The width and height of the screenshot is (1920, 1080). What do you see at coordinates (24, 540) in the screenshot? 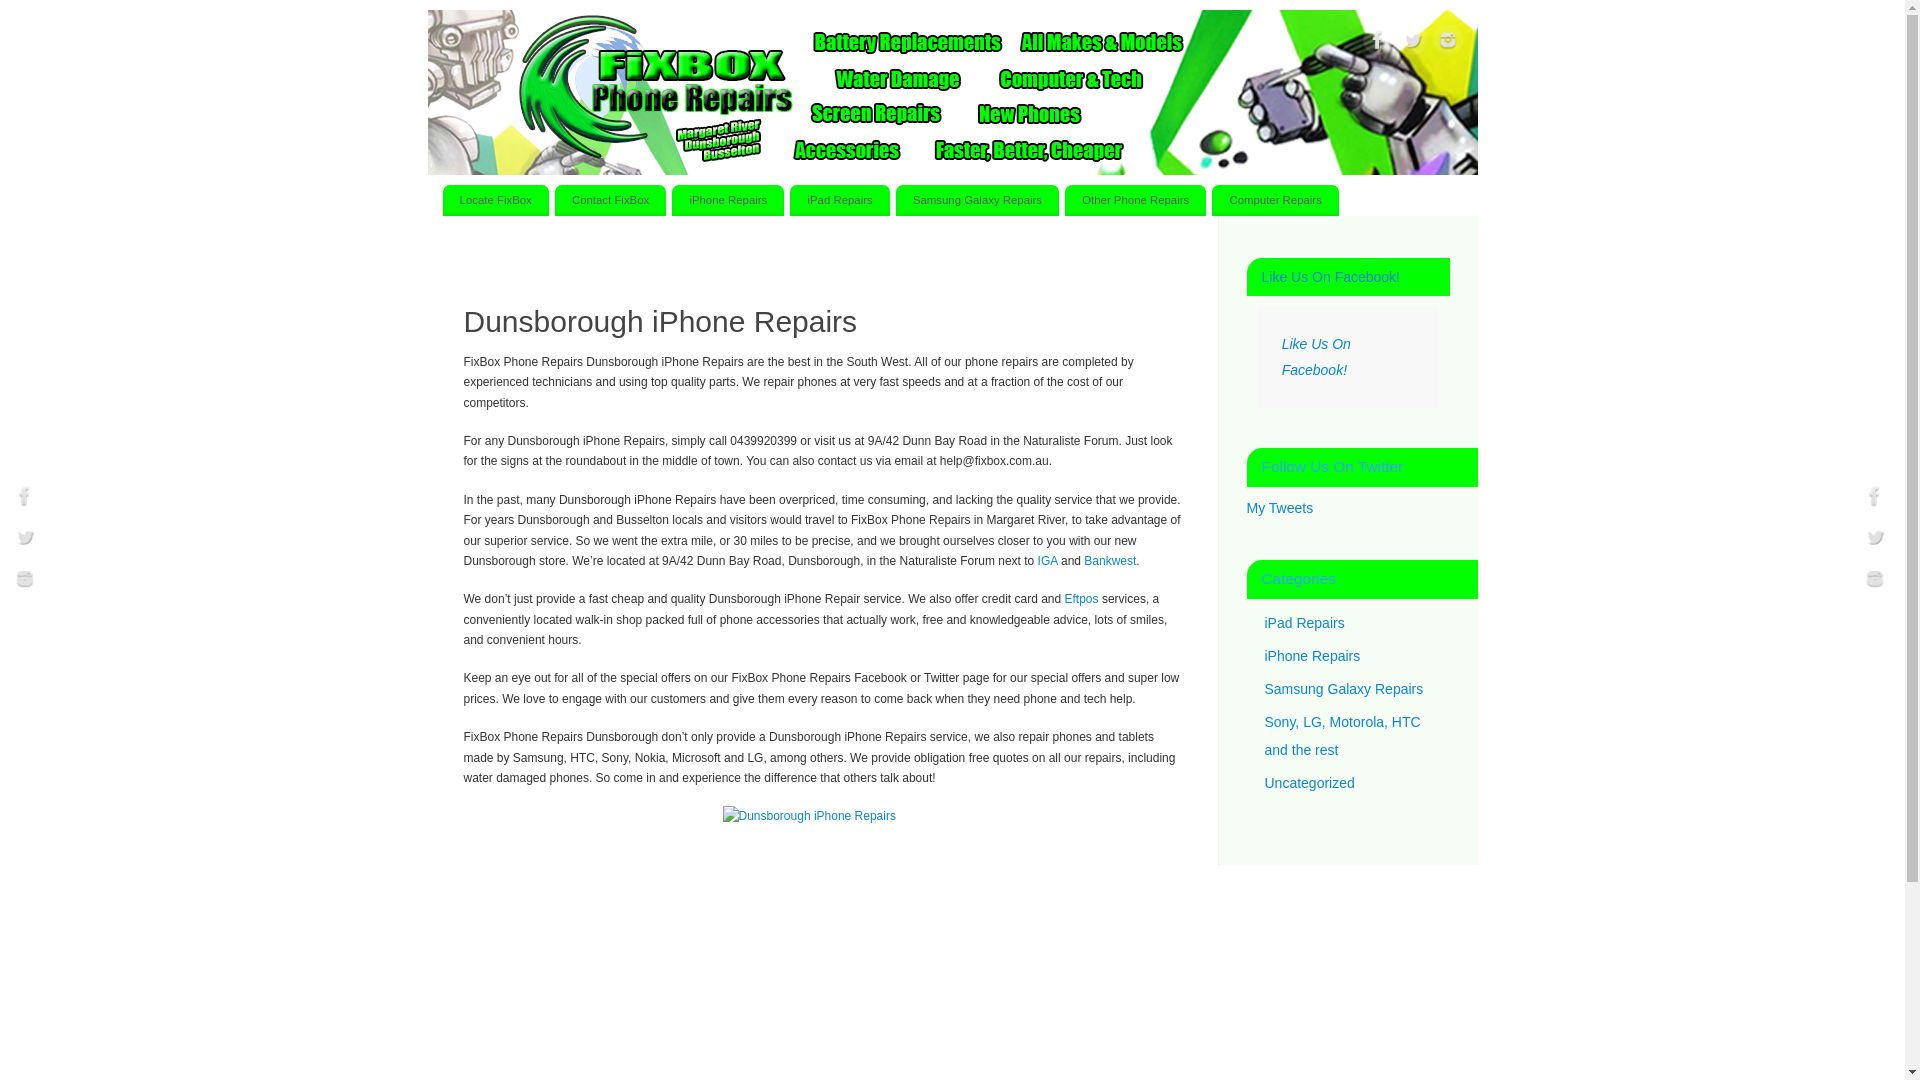
I see `'Twitter'` at bounding box center [24, 540].